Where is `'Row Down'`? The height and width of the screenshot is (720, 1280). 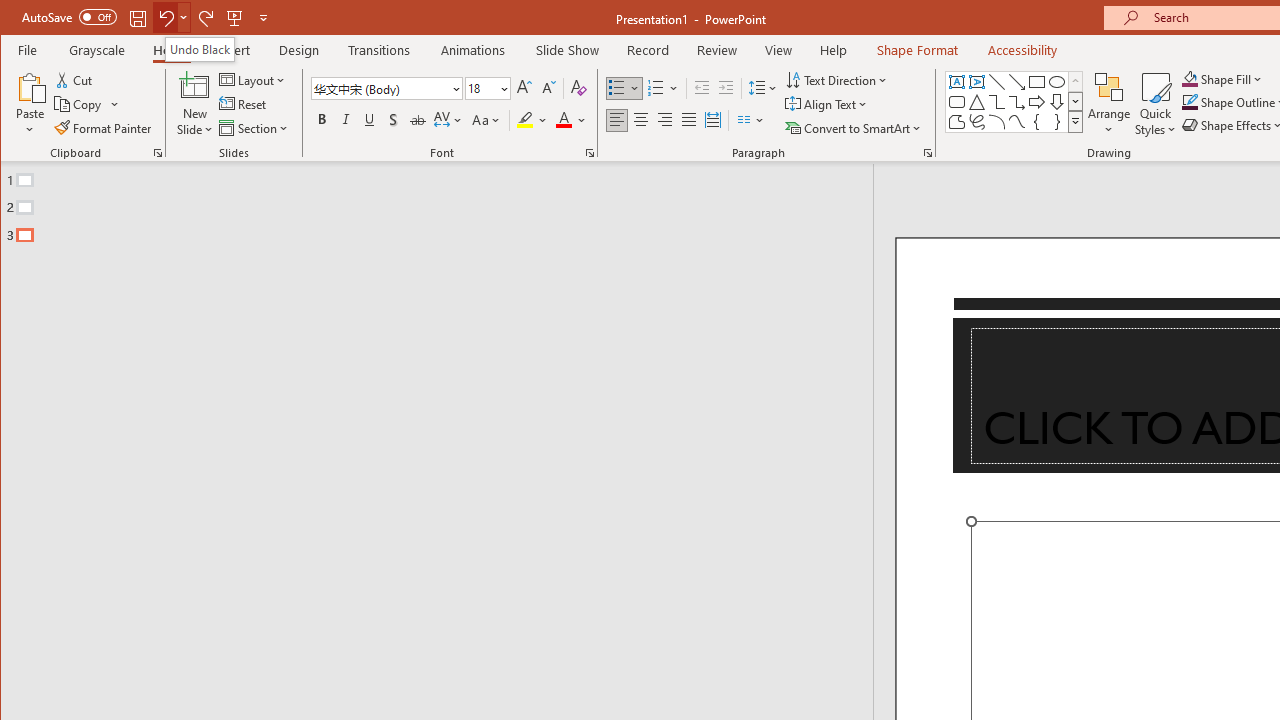
'Row Down' is located at coordinates (1074, 101).